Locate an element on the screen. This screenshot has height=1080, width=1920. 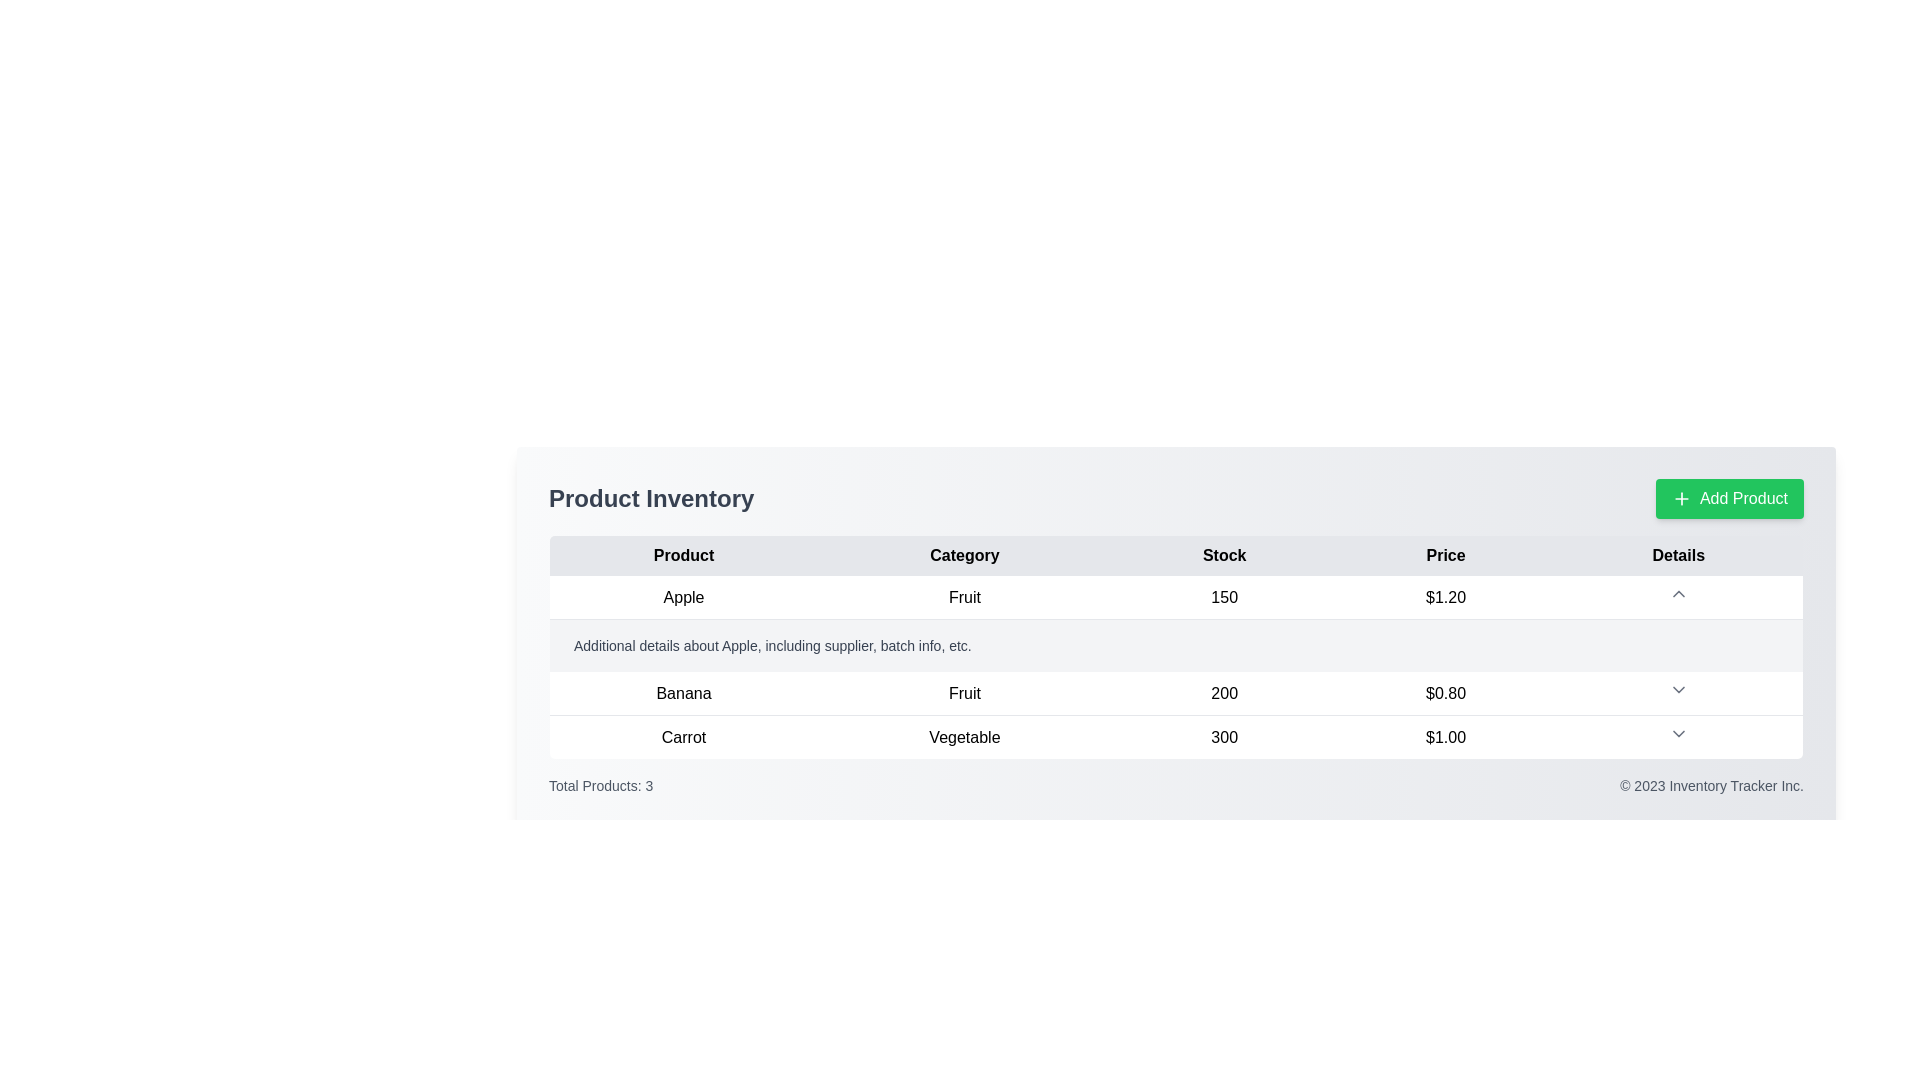
the first row of the product inventory table is located at coordinates (1176, 596).